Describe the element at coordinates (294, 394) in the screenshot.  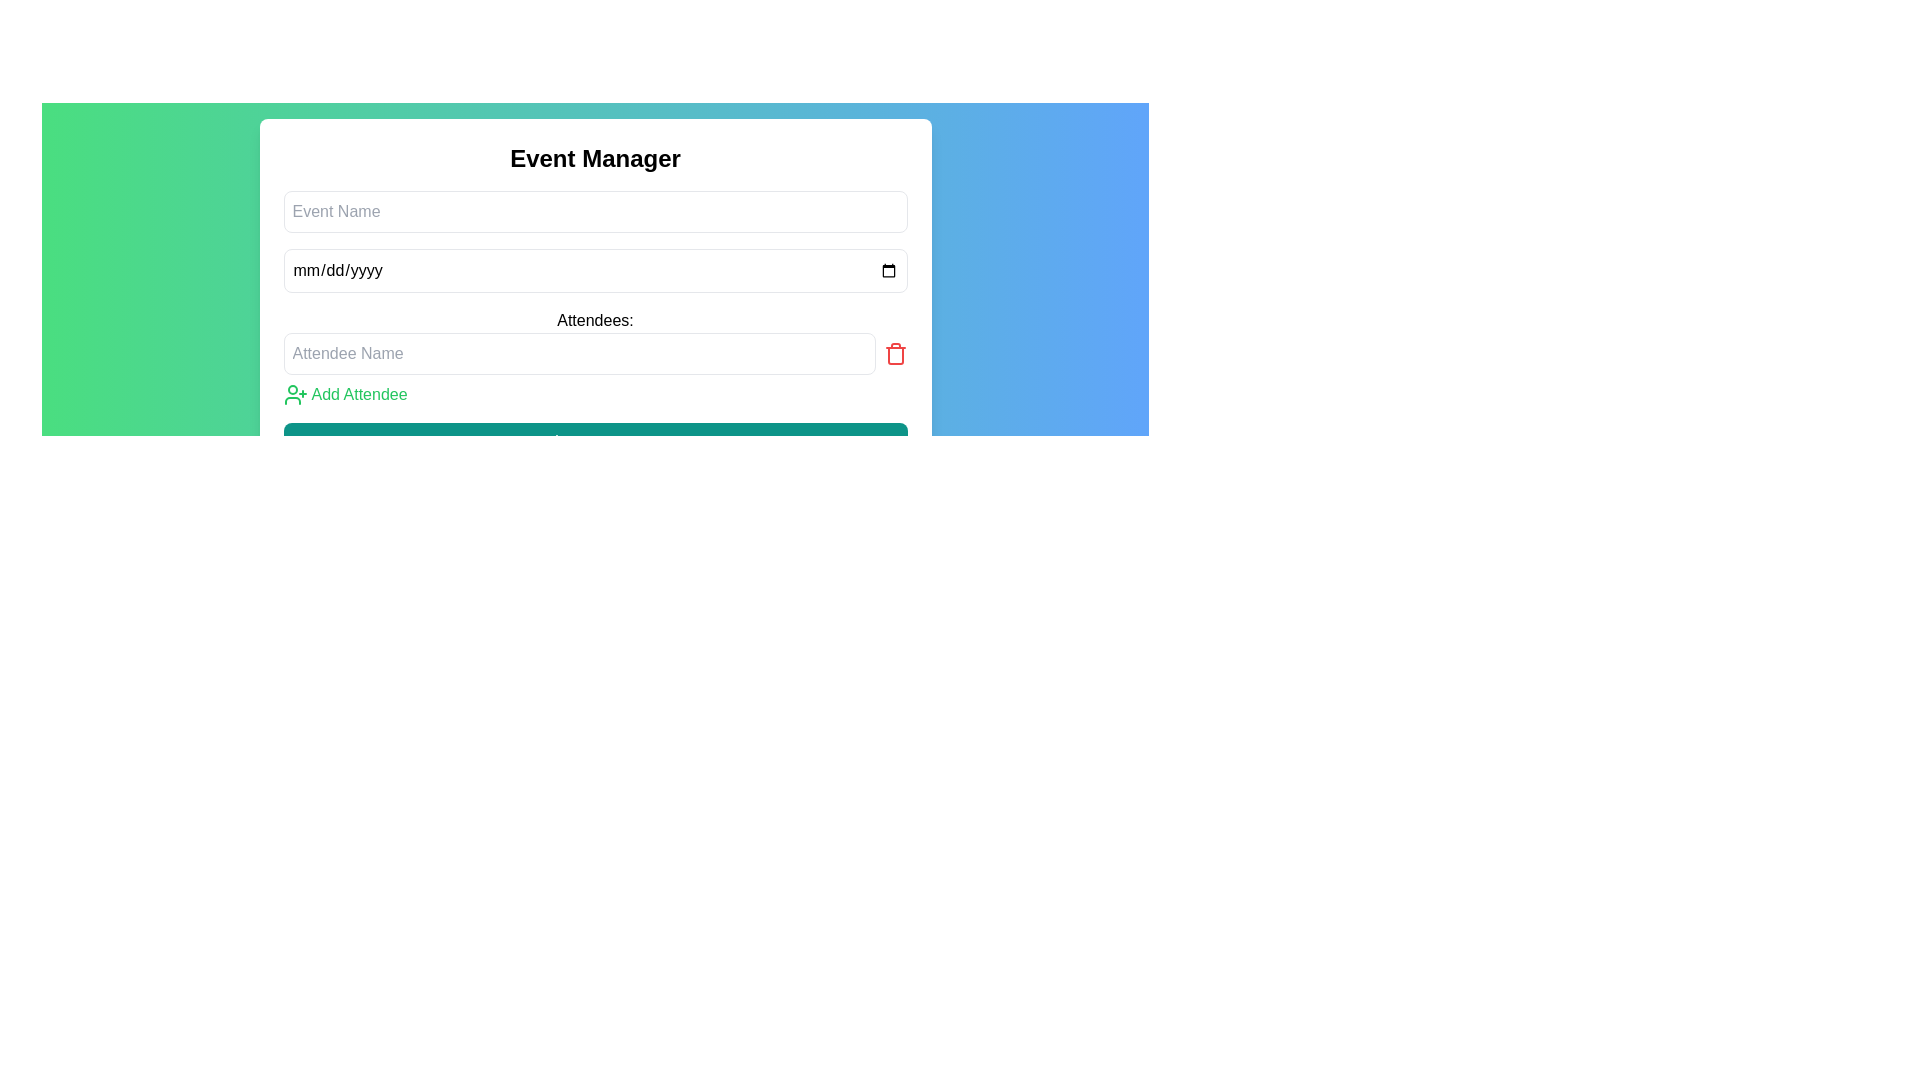
I see `the green user icon with a plus sign next to it, which is part of the 'Add Attendee' interactive component located underneath the 'Attendee Name' input field` at that location.